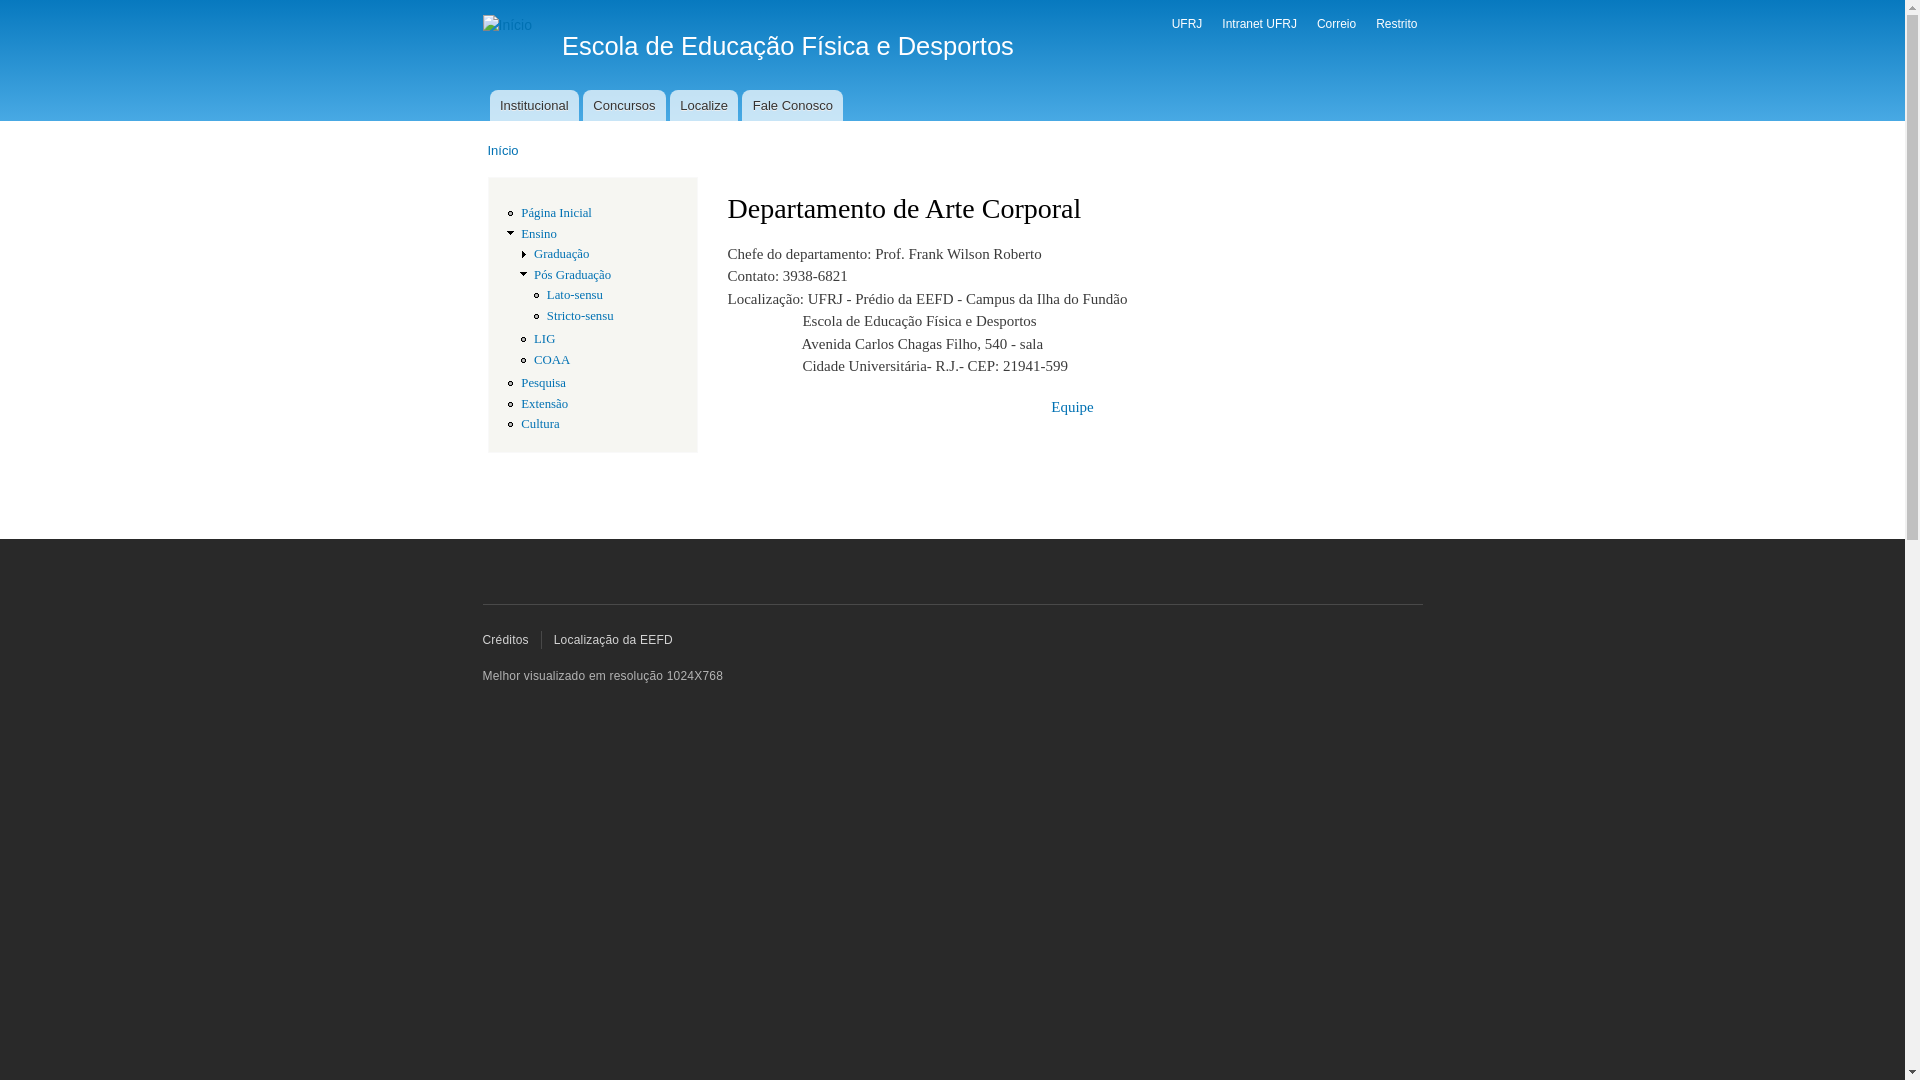 This screenshot has width=1920, height=1080. Describe the element at coordinates (574, 294) in the screenshot. I see `'Lato-sensu'` at that location.